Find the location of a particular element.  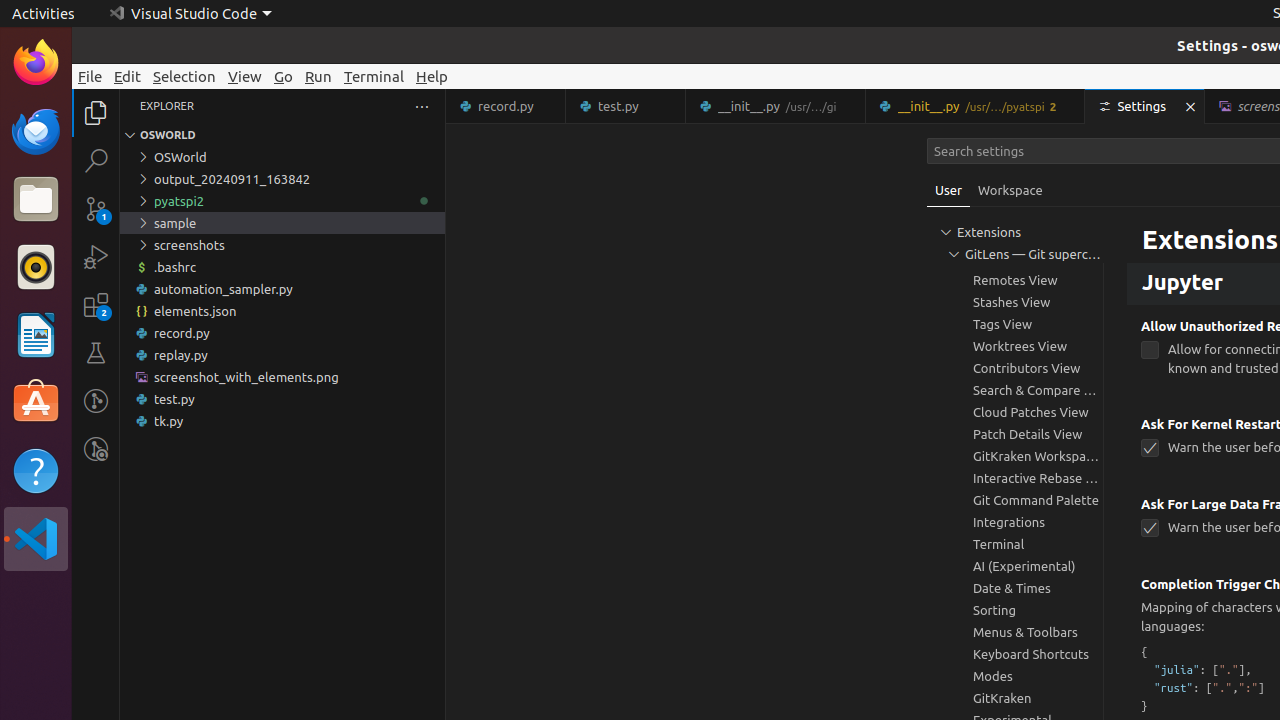

'Modes, group' is located at coordinates (1015, 675).